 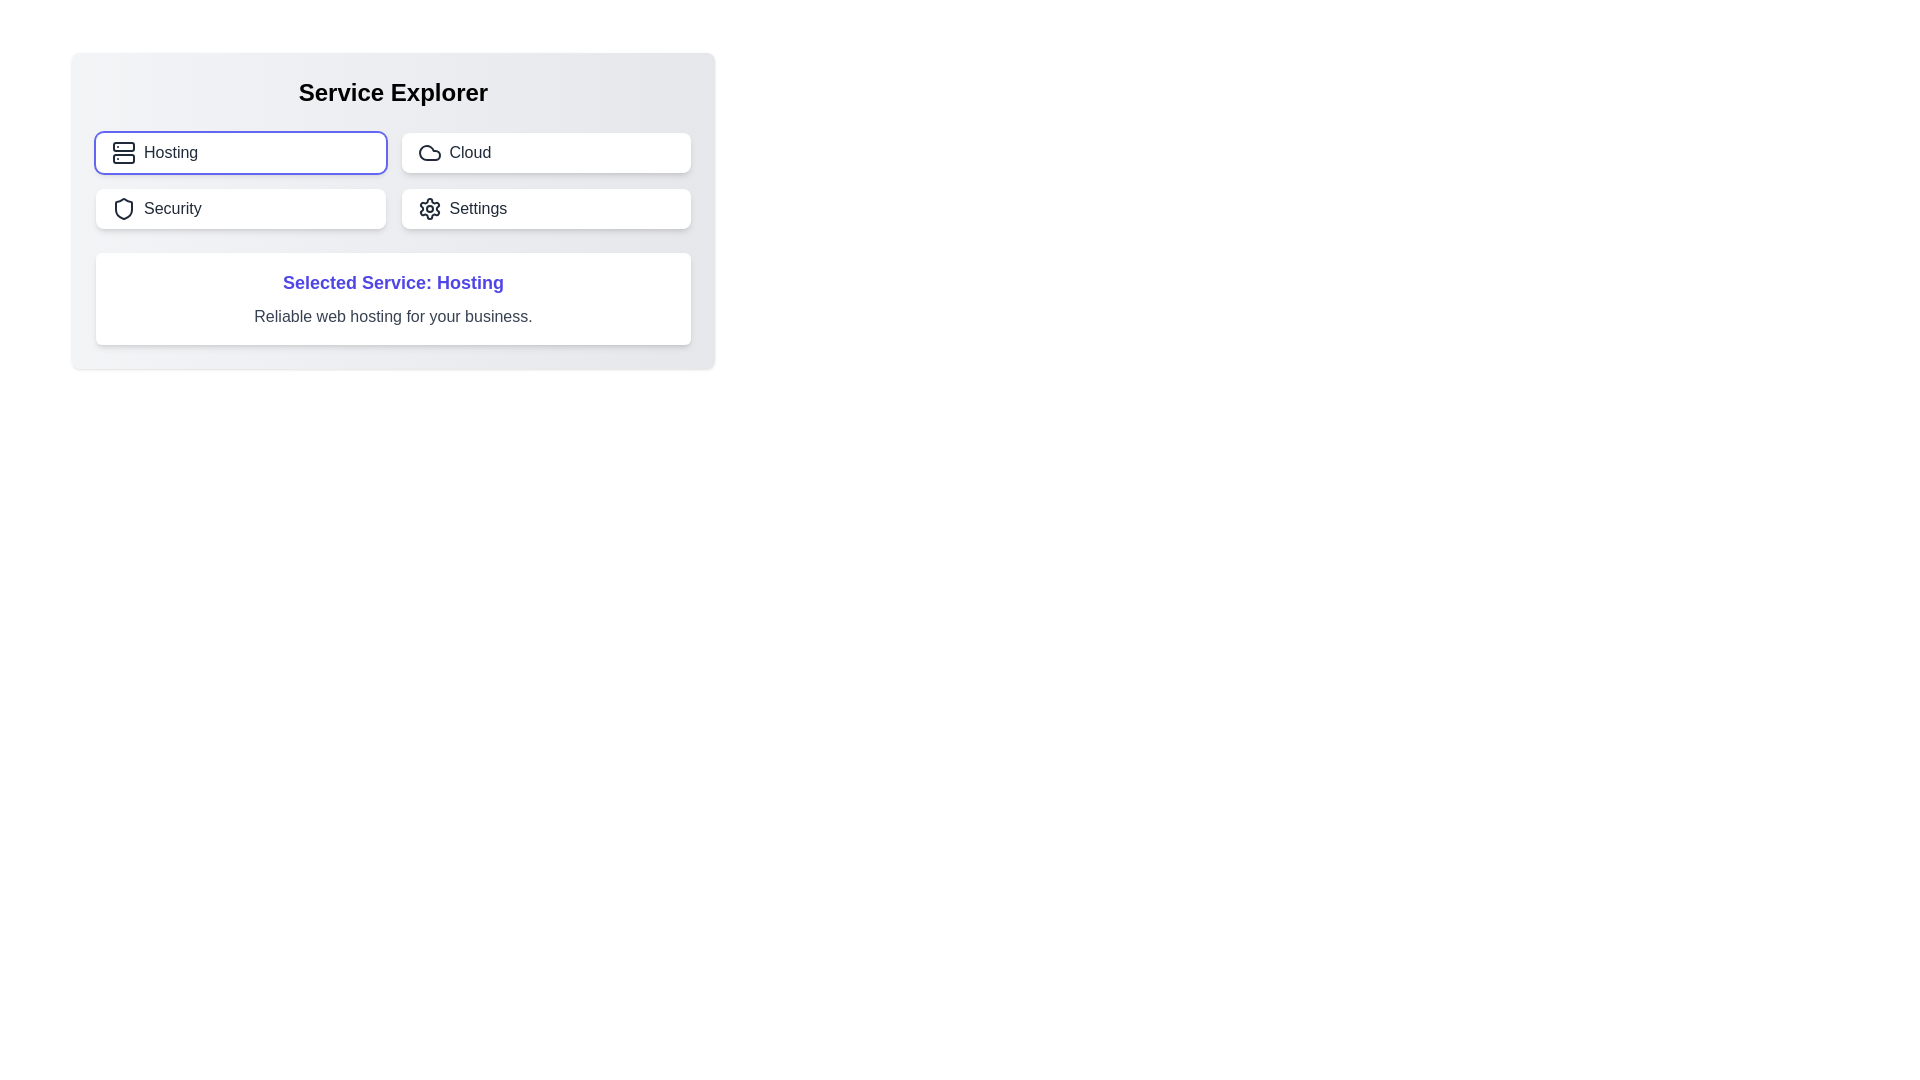 I want to click on the fourth button in the top-right horizontal row of selectable buttons, which represents a label for accessing the settings or configuration menu, so click(x=477, y=208).